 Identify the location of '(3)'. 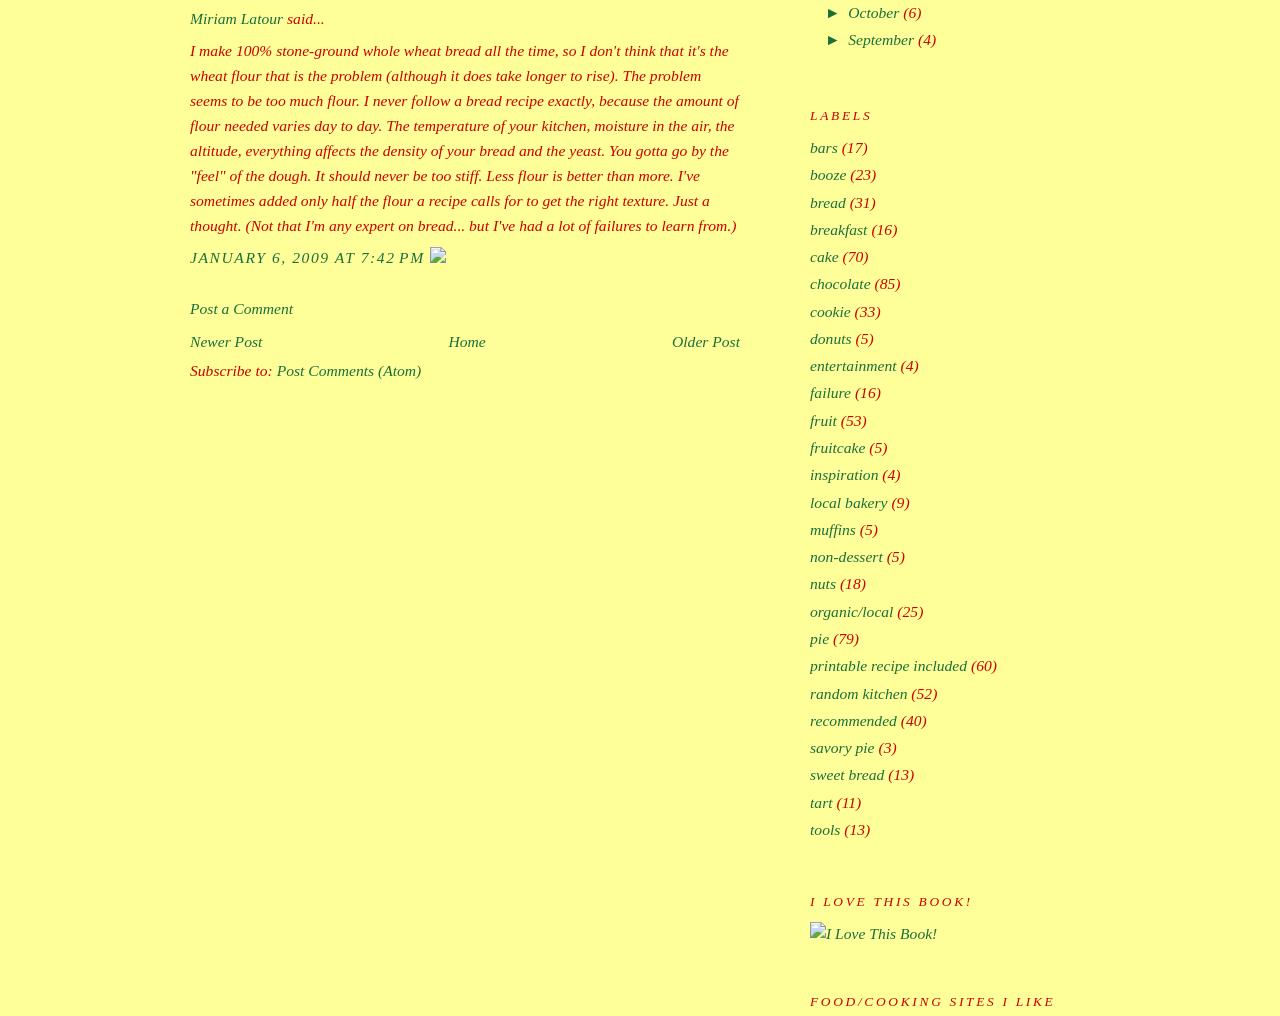
(877, 747).